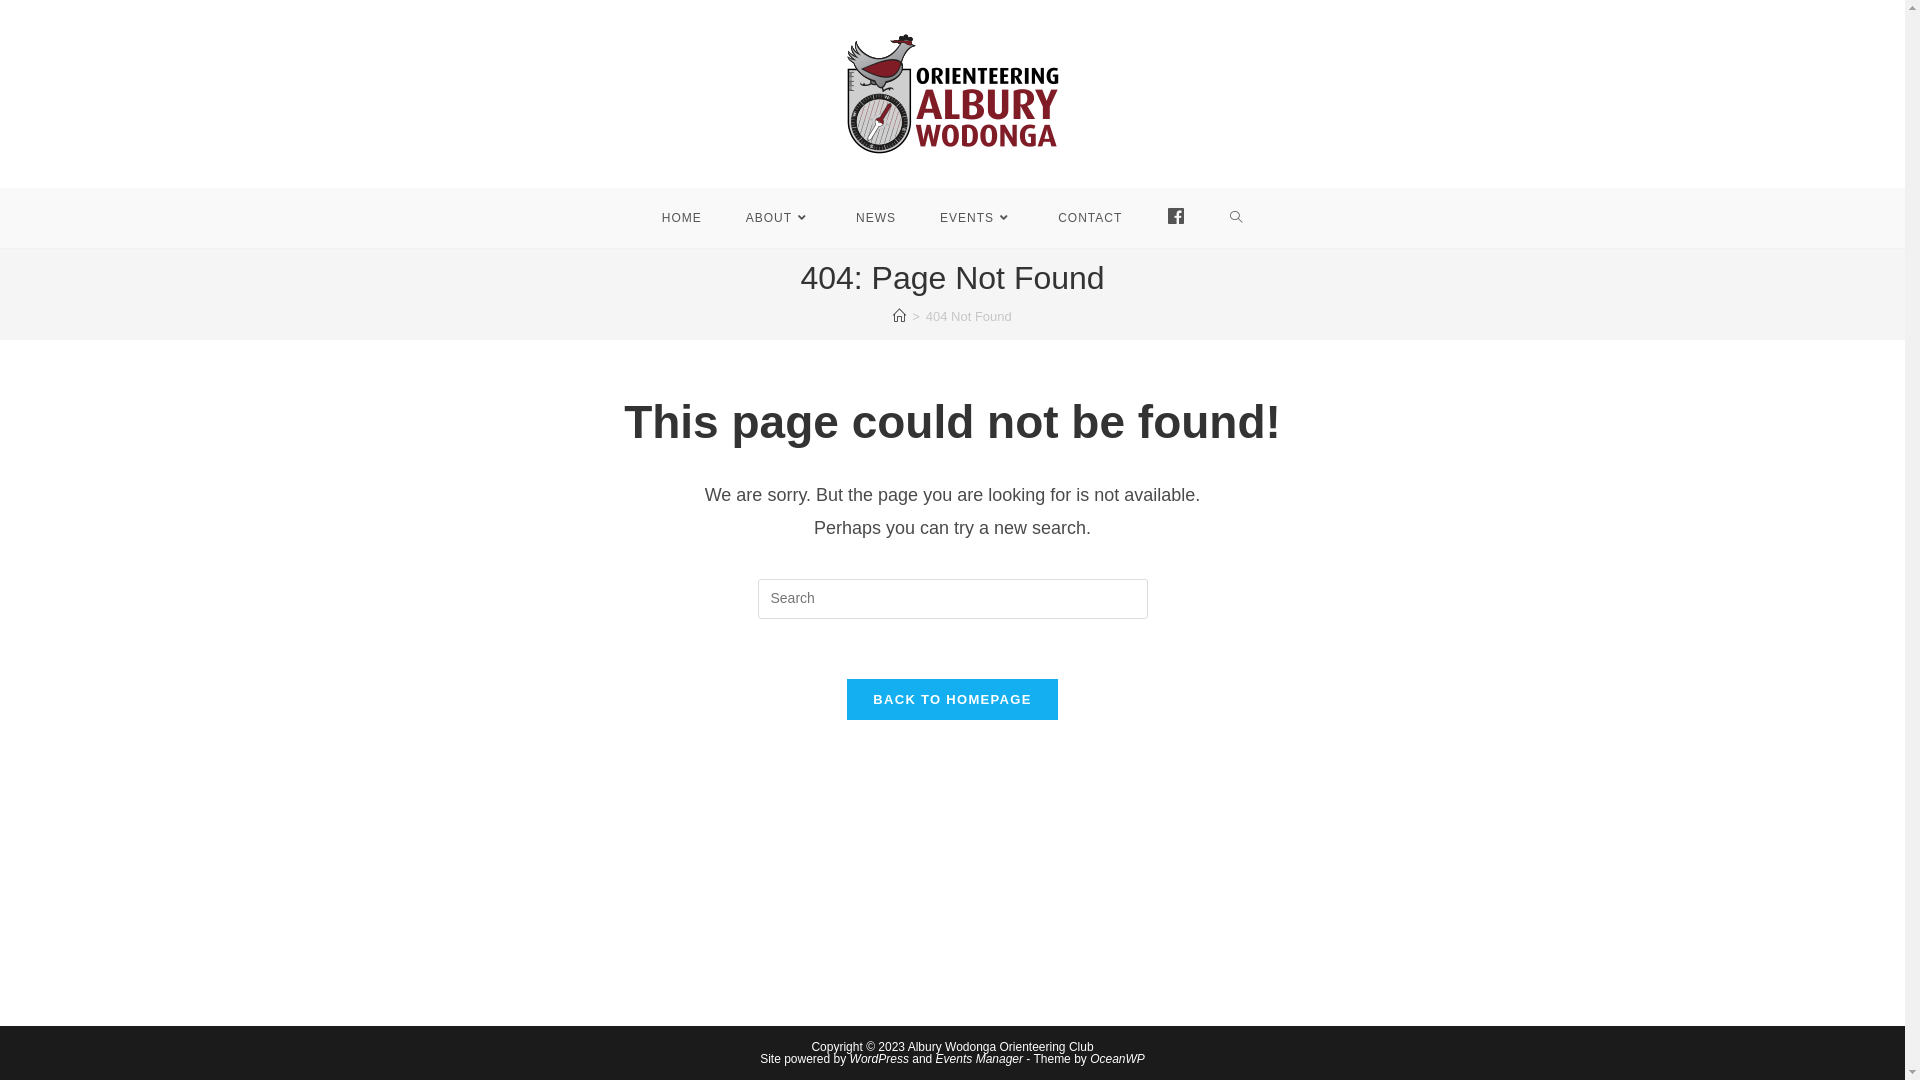  I want to click on 'BACK TO HOMEPAGE', so click(950, 698).